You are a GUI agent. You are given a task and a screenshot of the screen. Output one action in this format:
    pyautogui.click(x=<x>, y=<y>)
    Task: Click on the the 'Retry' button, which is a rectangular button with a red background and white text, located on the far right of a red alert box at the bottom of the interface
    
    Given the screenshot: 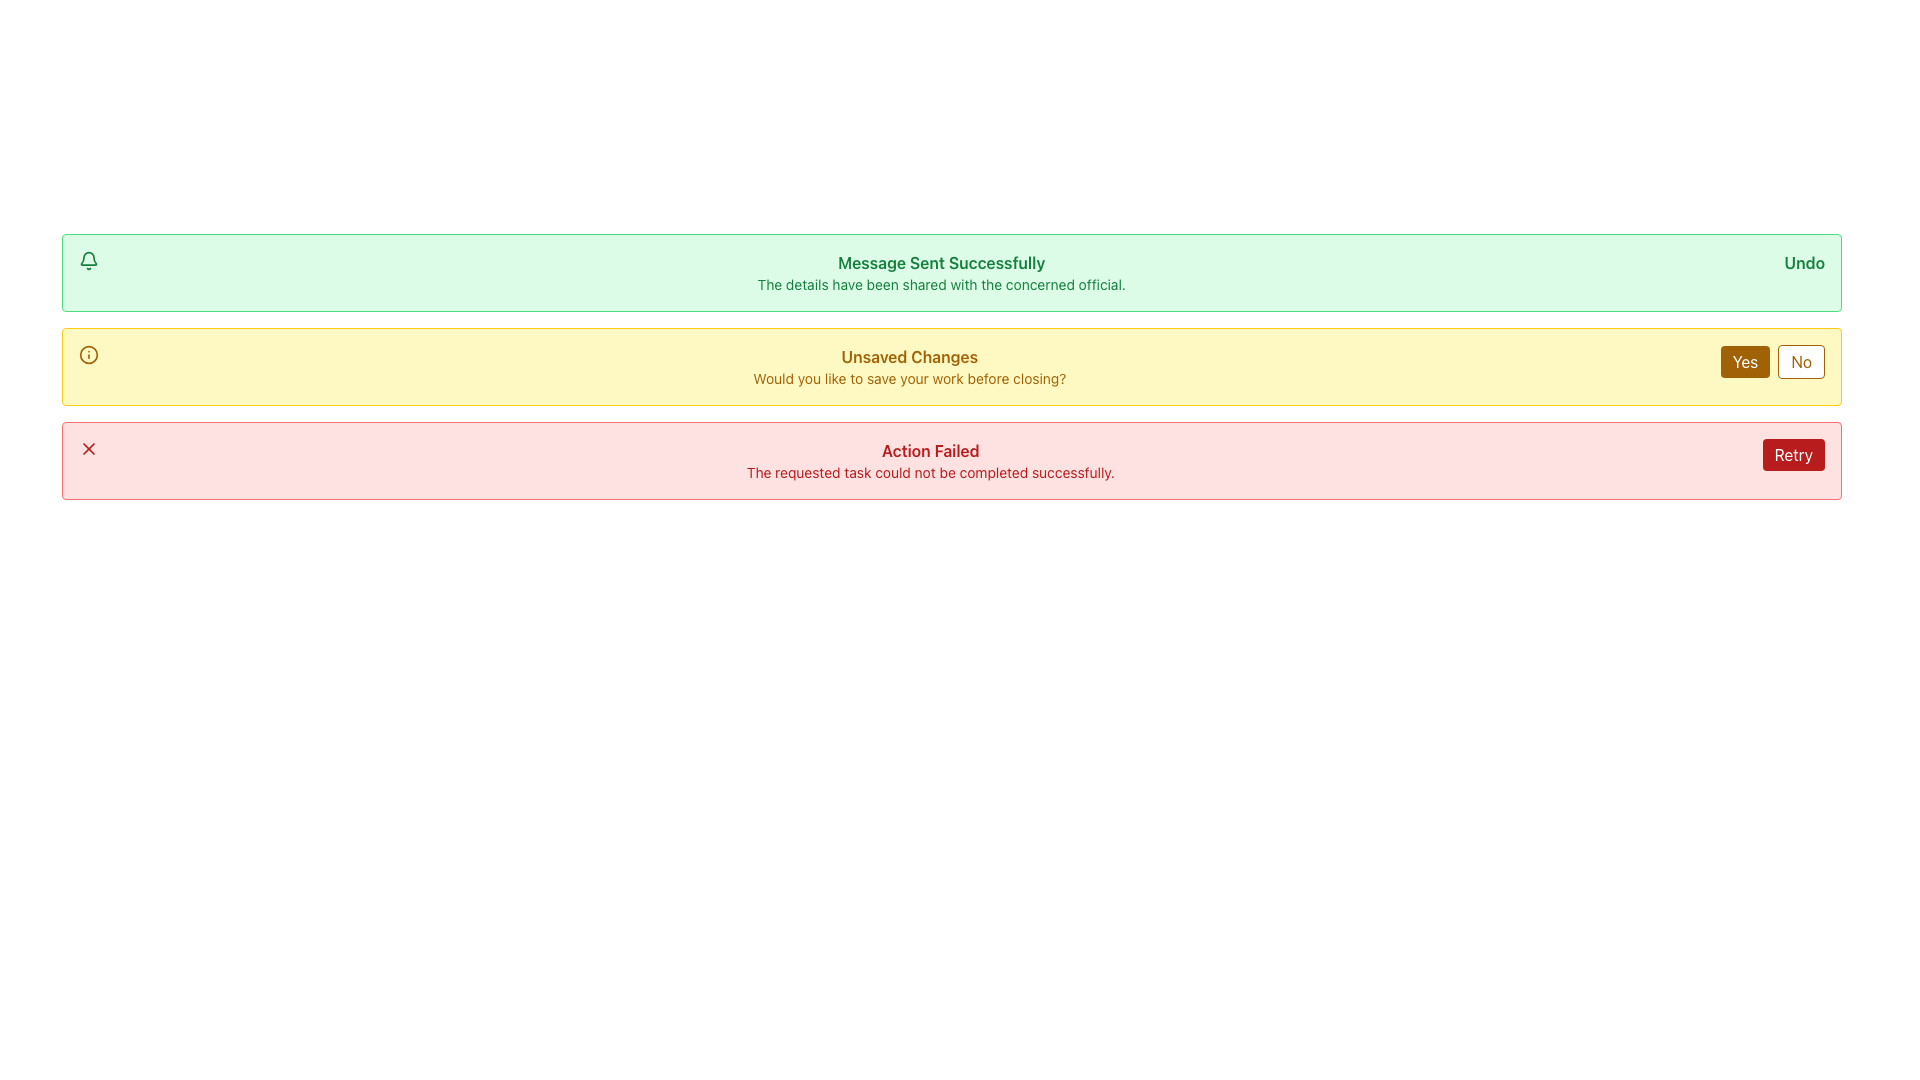 What is the action you would take?
    pyautogui.click(x=1793, y=455)
    